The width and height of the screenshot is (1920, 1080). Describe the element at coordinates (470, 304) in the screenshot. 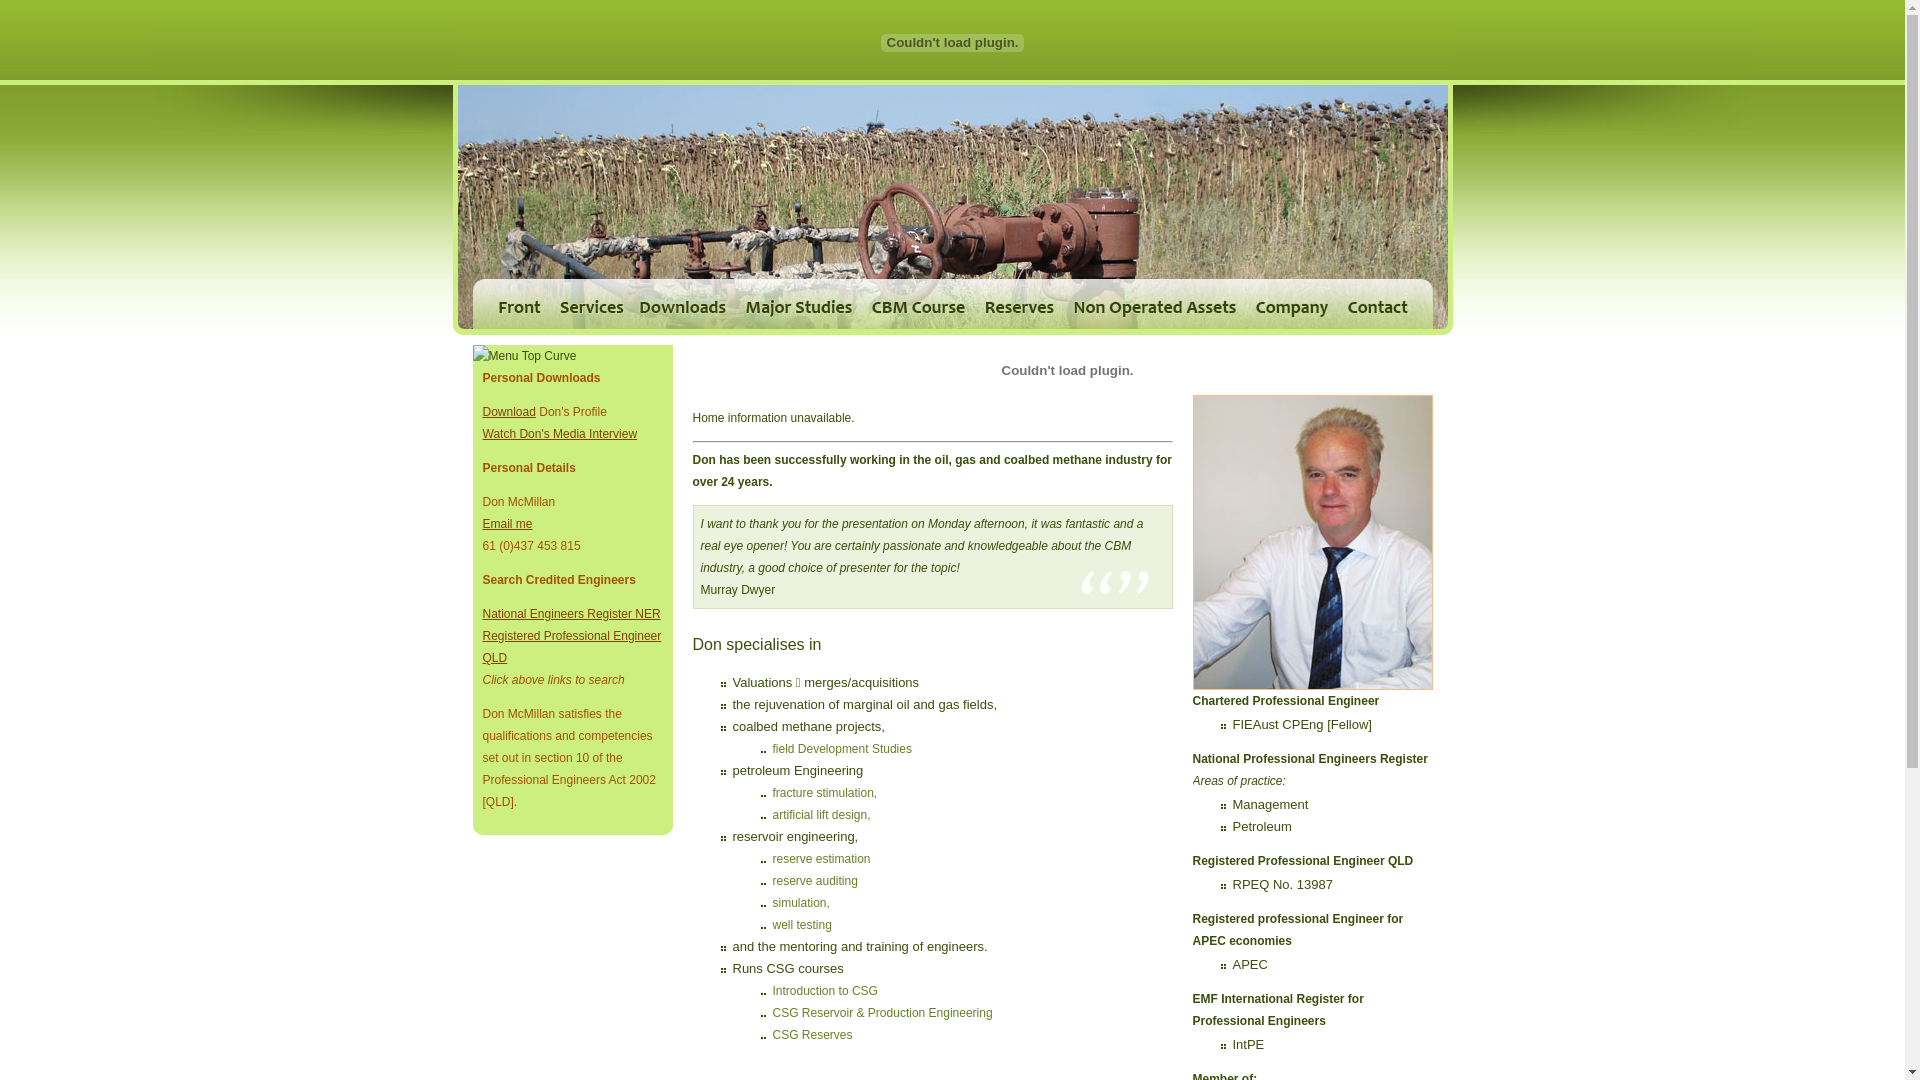

I see `'front'` at that location.